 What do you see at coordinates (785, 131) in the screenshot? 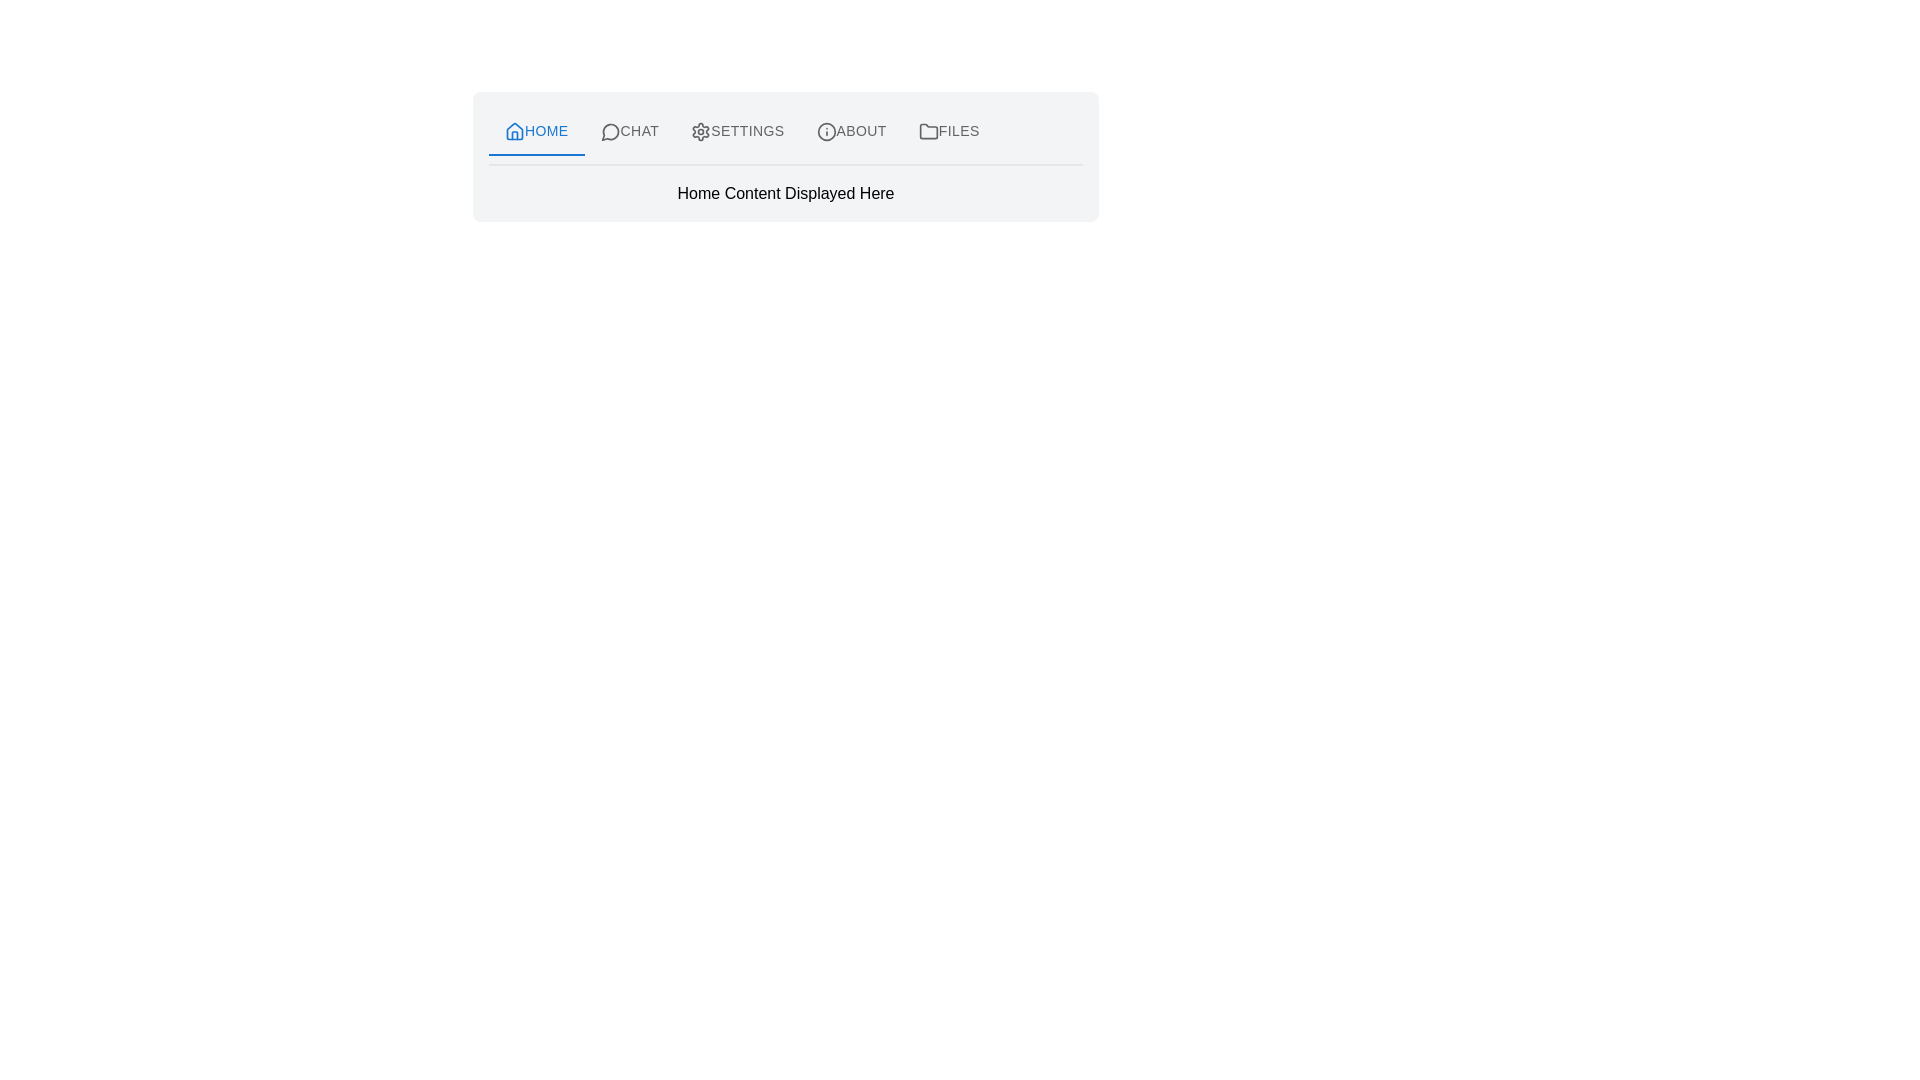
I see `the Navigation bar at the top center of the interface for accessibility navigation` at bounding box center [785, 131].